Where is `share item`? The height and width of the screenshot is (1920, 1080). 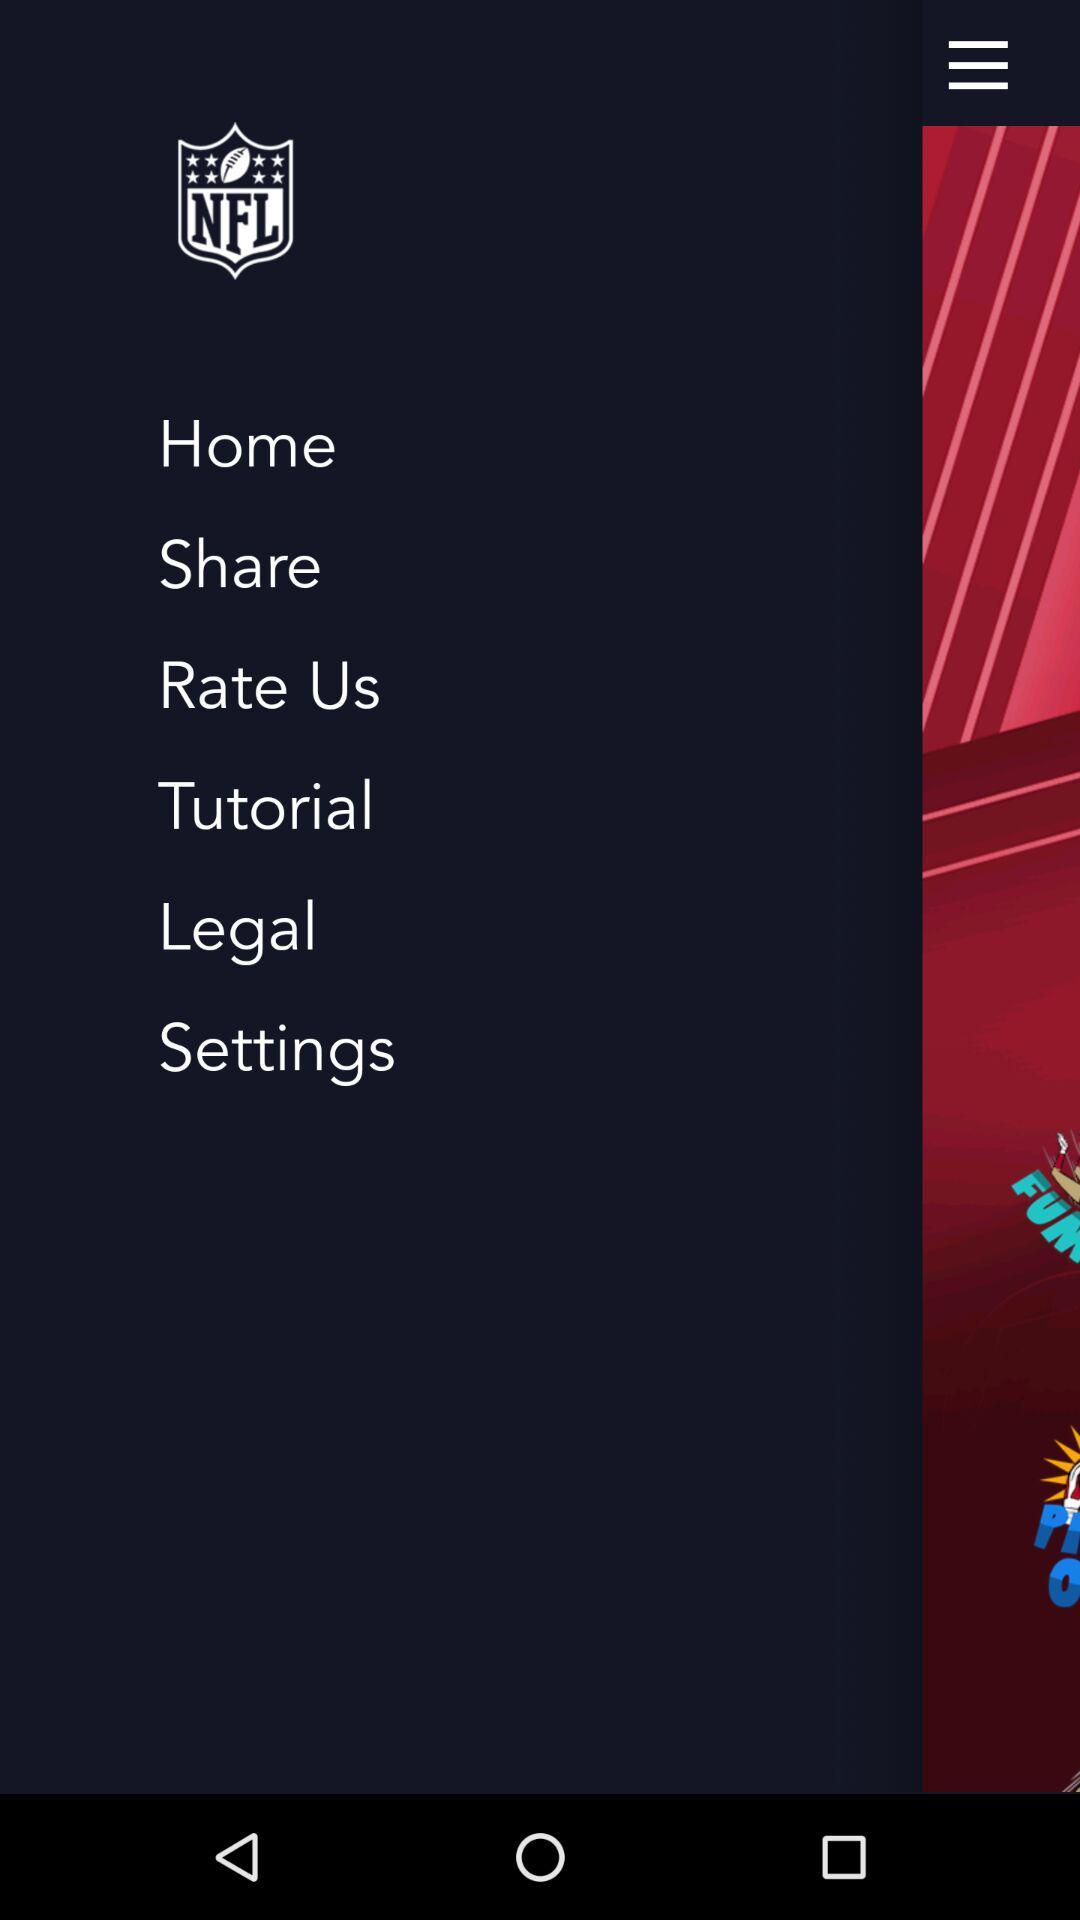
share item is located at coordinates (238, 565).